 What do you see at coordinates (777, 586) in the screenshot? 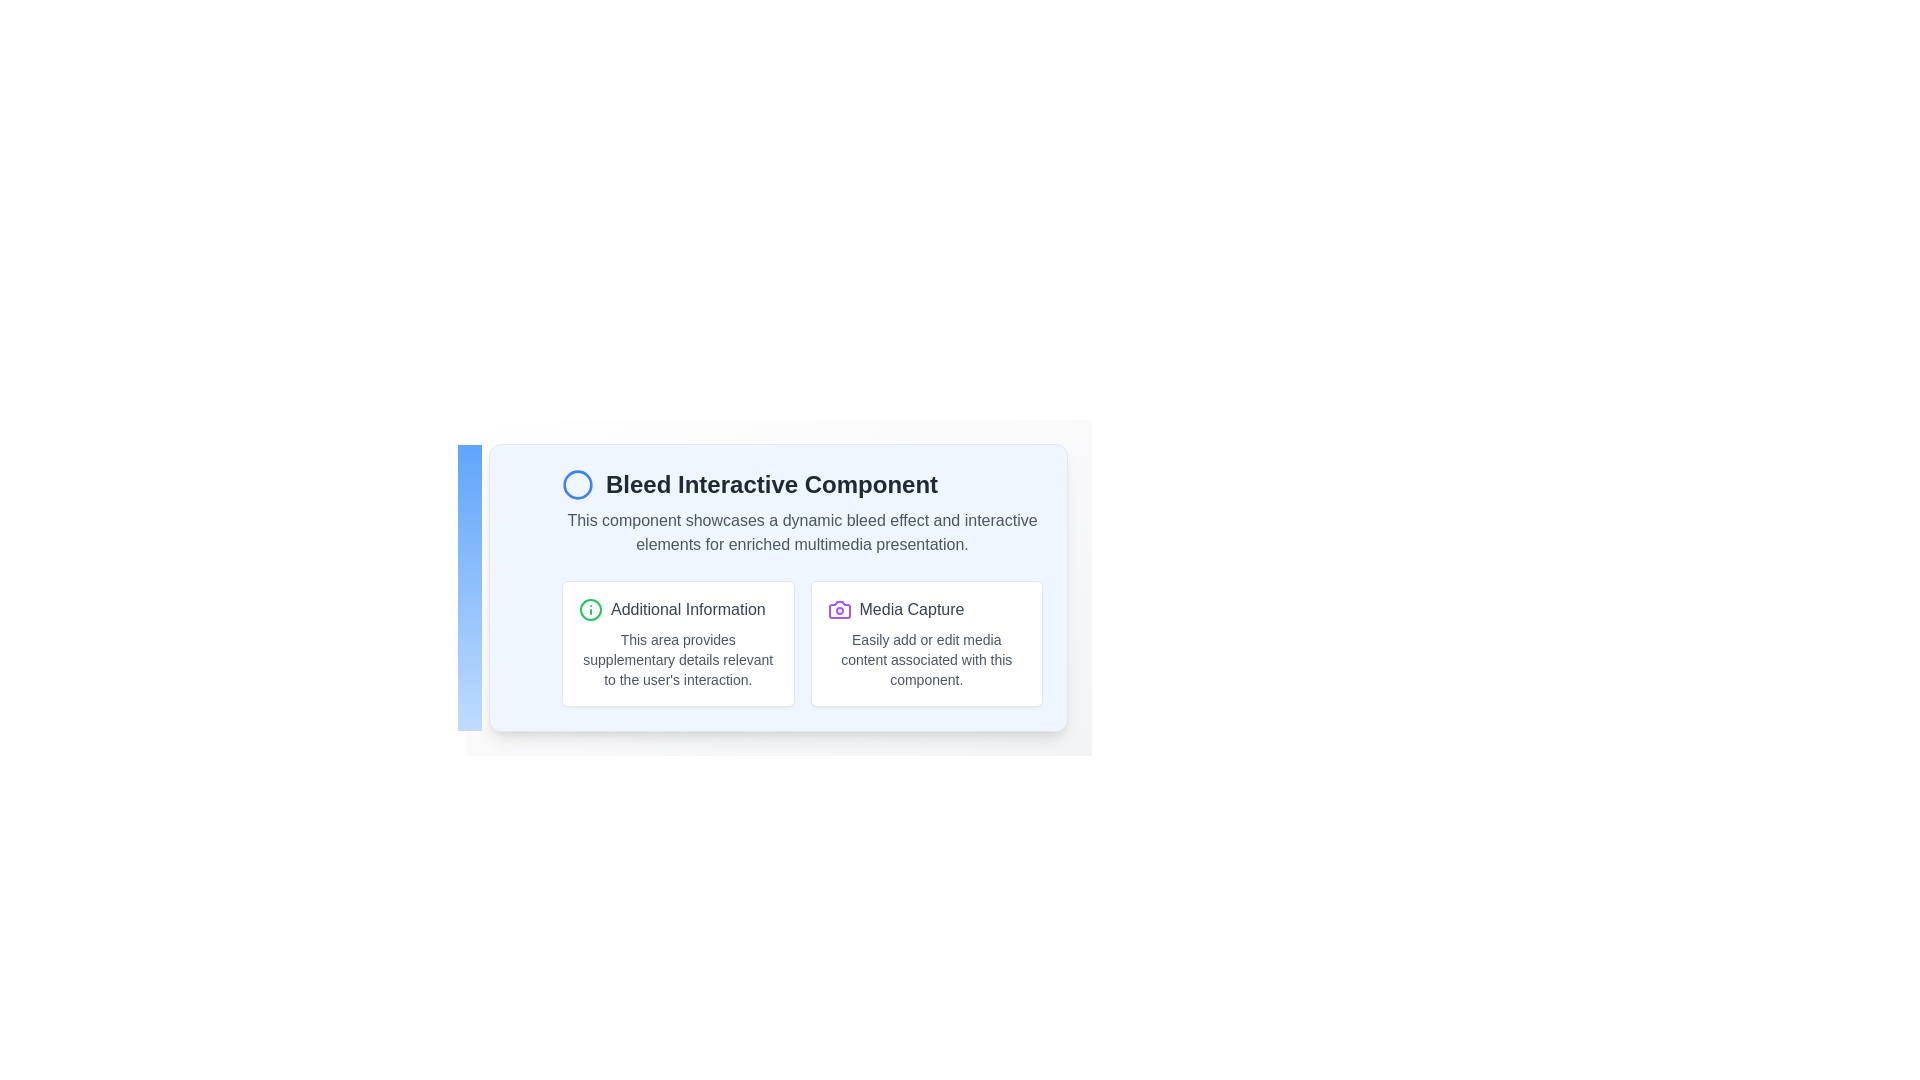
I see `the individual nested sections of the Informational panel titled 'Bleed Interactive Component', which includes 'Additional Information' and 'Media Capture' sections` at bounding box center [777, 586].